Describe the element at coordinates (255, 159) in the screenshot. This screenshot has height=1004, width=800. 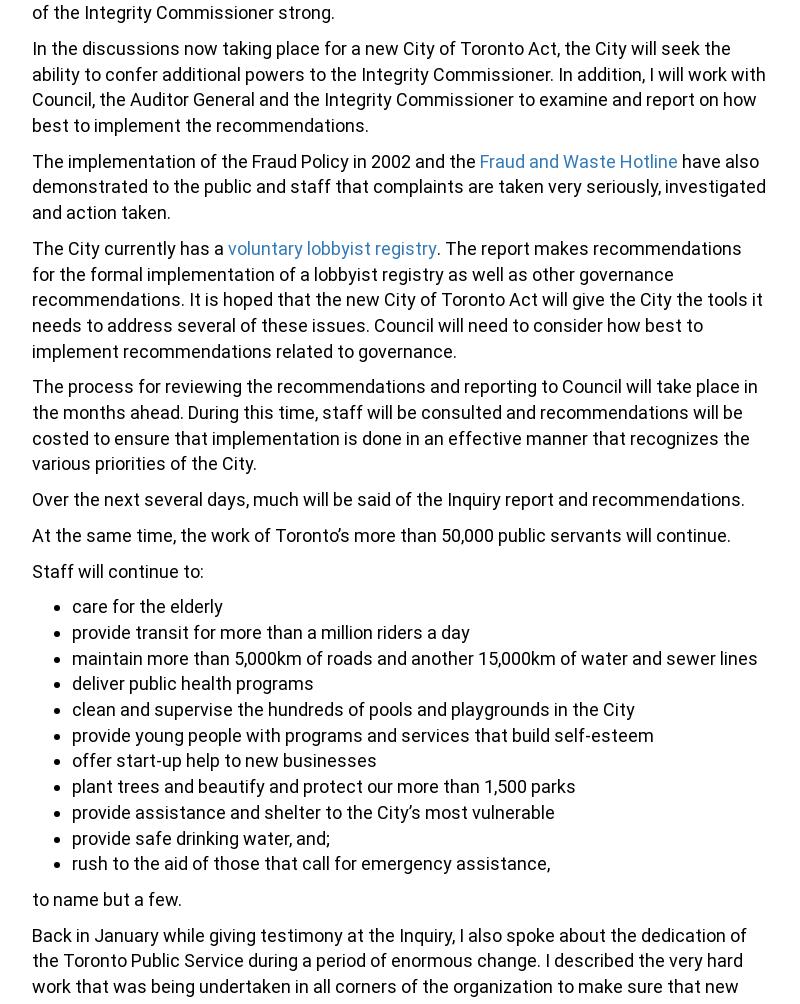
I see `'The implementation of the Fraud Policy in 2002 and the'` at that location.